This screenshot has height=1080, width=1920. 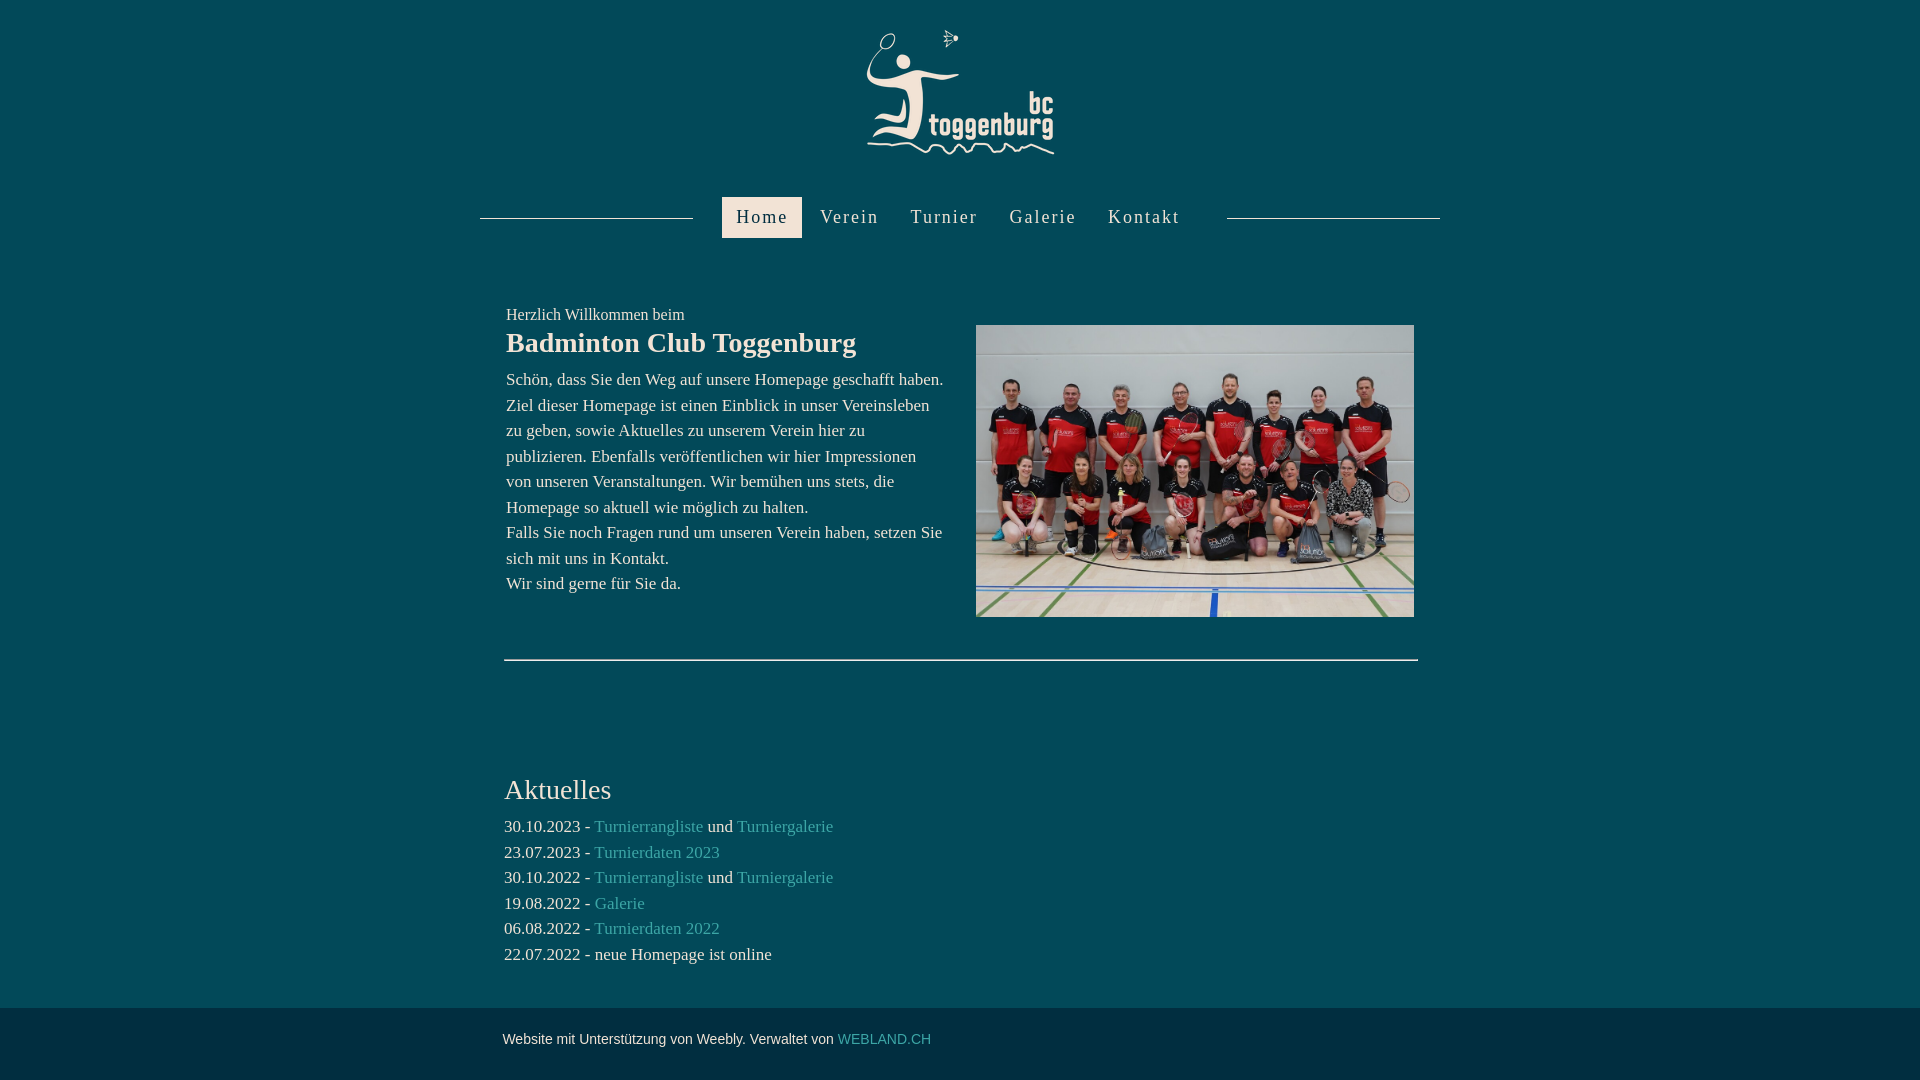 What do you see at coordinates (883, 1037) in the screenshot?
I see `'WEBLAND.CH'` at bounding box center [883, 1037].